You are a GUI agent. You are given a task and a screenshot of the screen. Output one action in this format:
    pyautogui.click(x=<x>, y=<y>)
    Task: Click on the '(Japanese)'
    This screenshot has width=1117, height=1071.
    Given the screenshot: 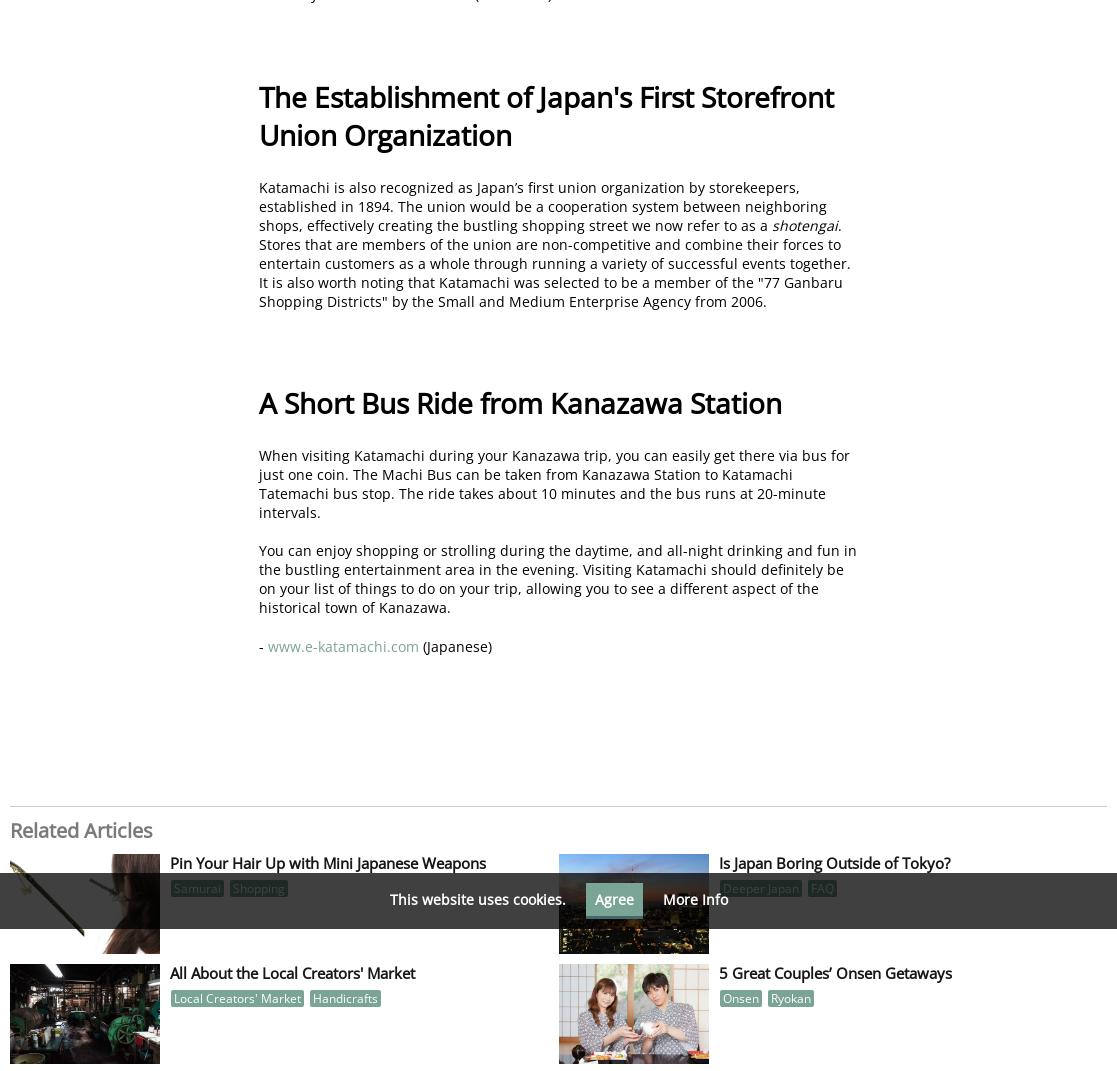 What is the action you would take?
    pyautogui.click(x=454, y=644)
    